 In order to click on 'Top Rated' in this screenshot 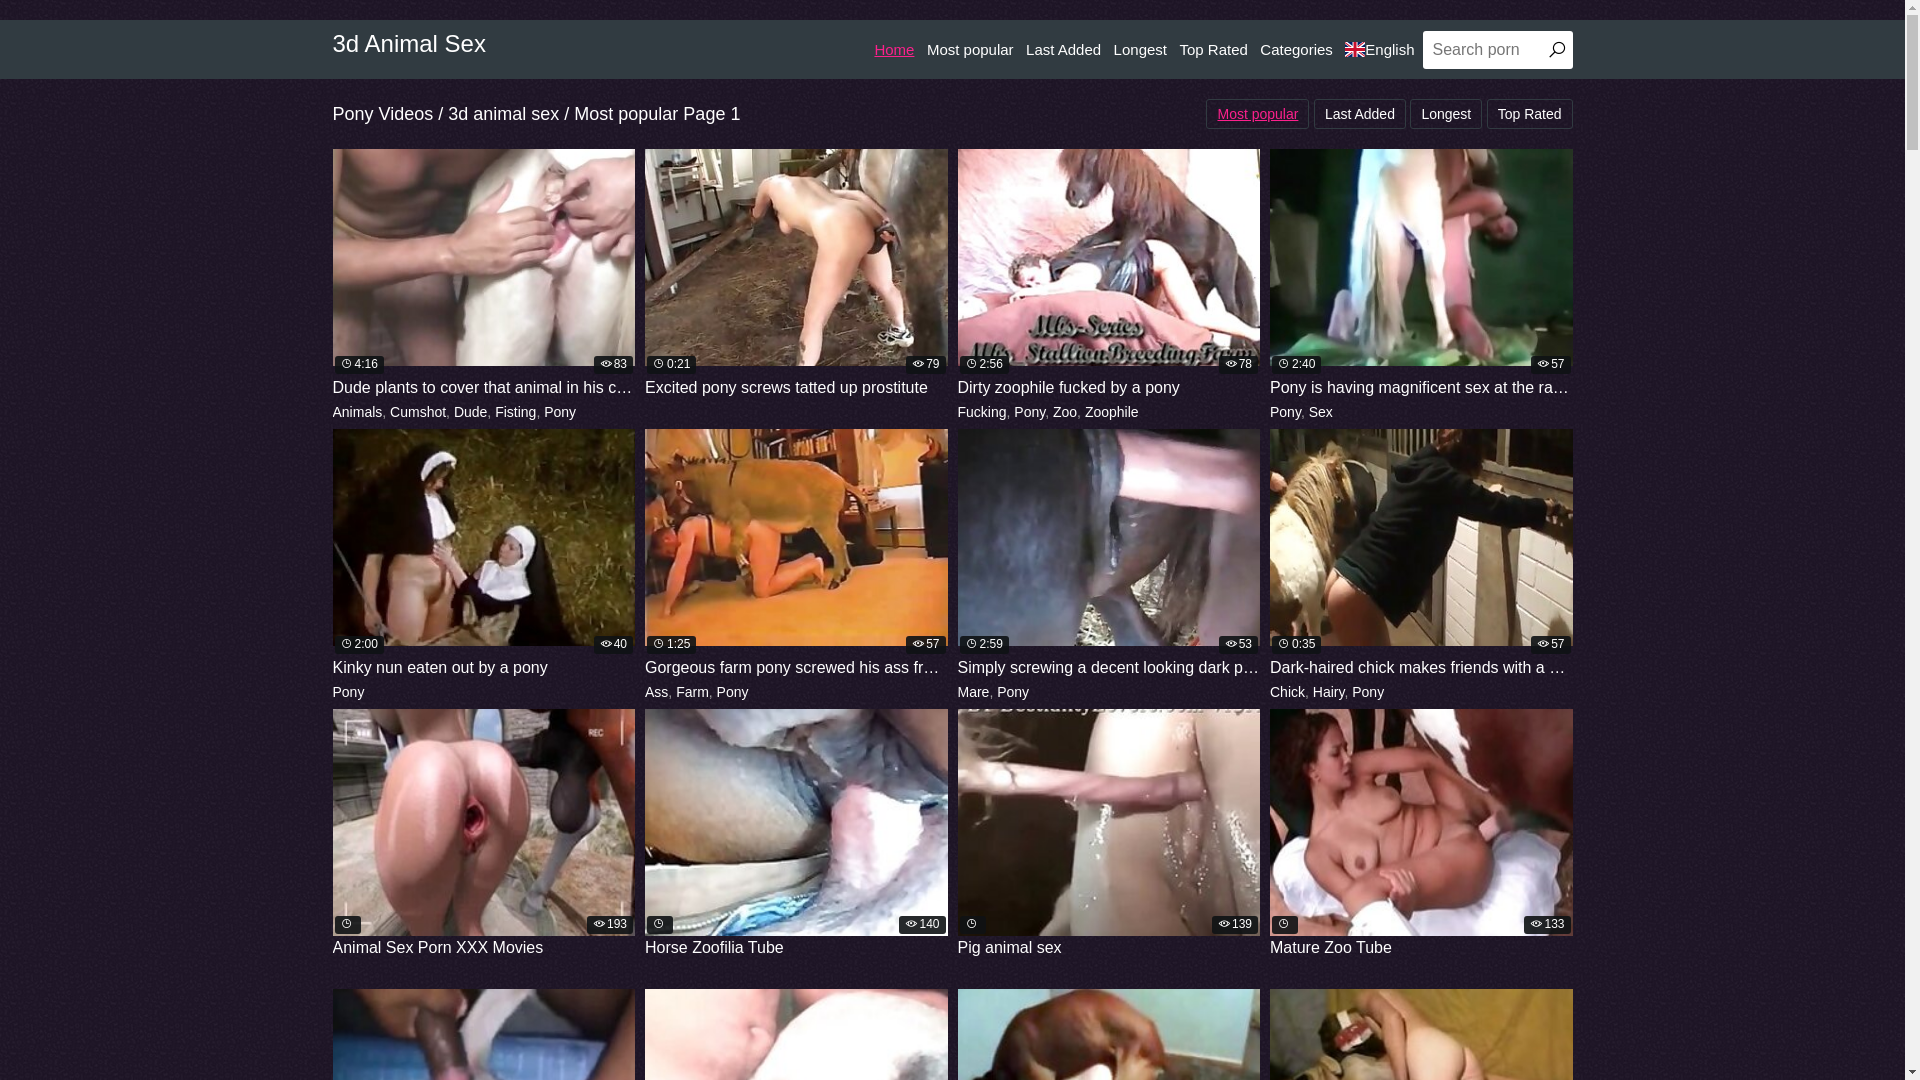, I will do `click(1529, 114)`.